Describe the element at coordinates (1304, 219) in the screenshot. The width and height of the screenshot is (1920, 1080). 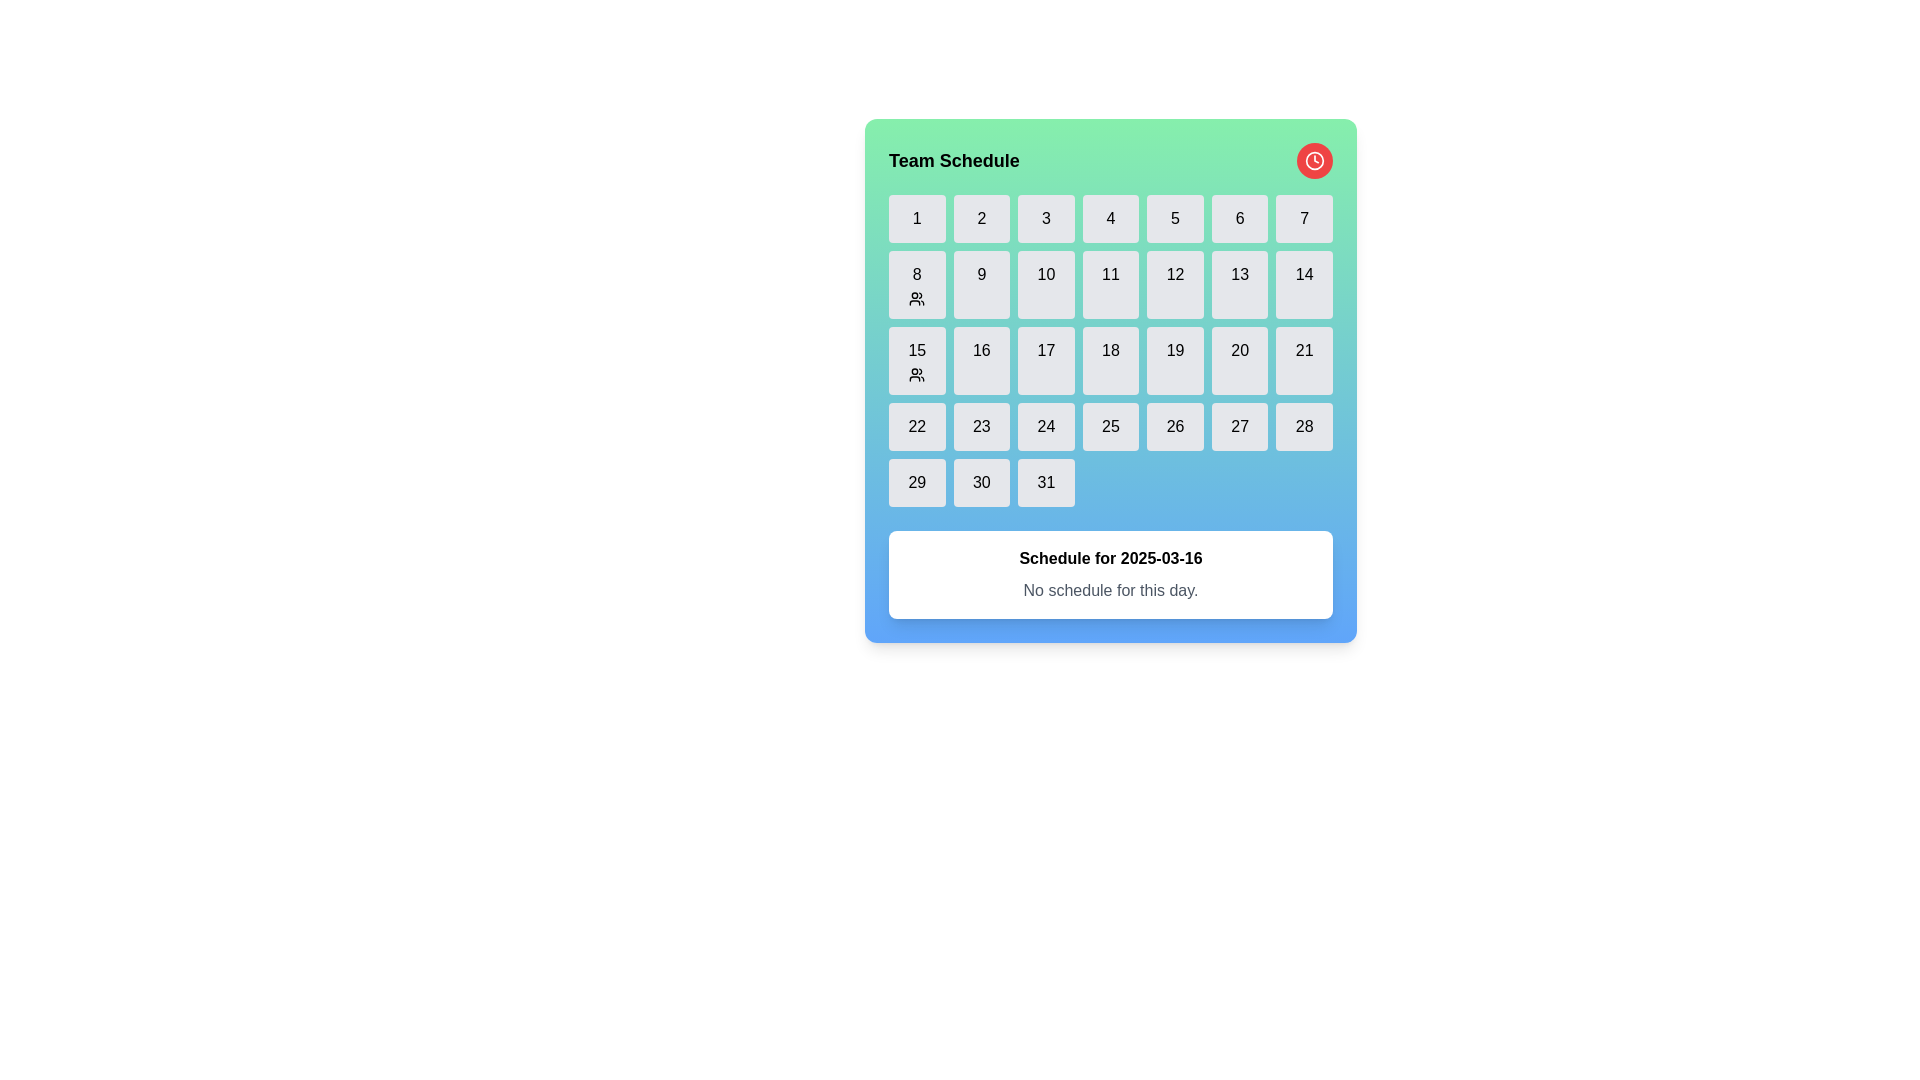
I see `the button displaying the number '7' in bold black text, which is the seventh box in the first row of a grid of numbers` at that location.